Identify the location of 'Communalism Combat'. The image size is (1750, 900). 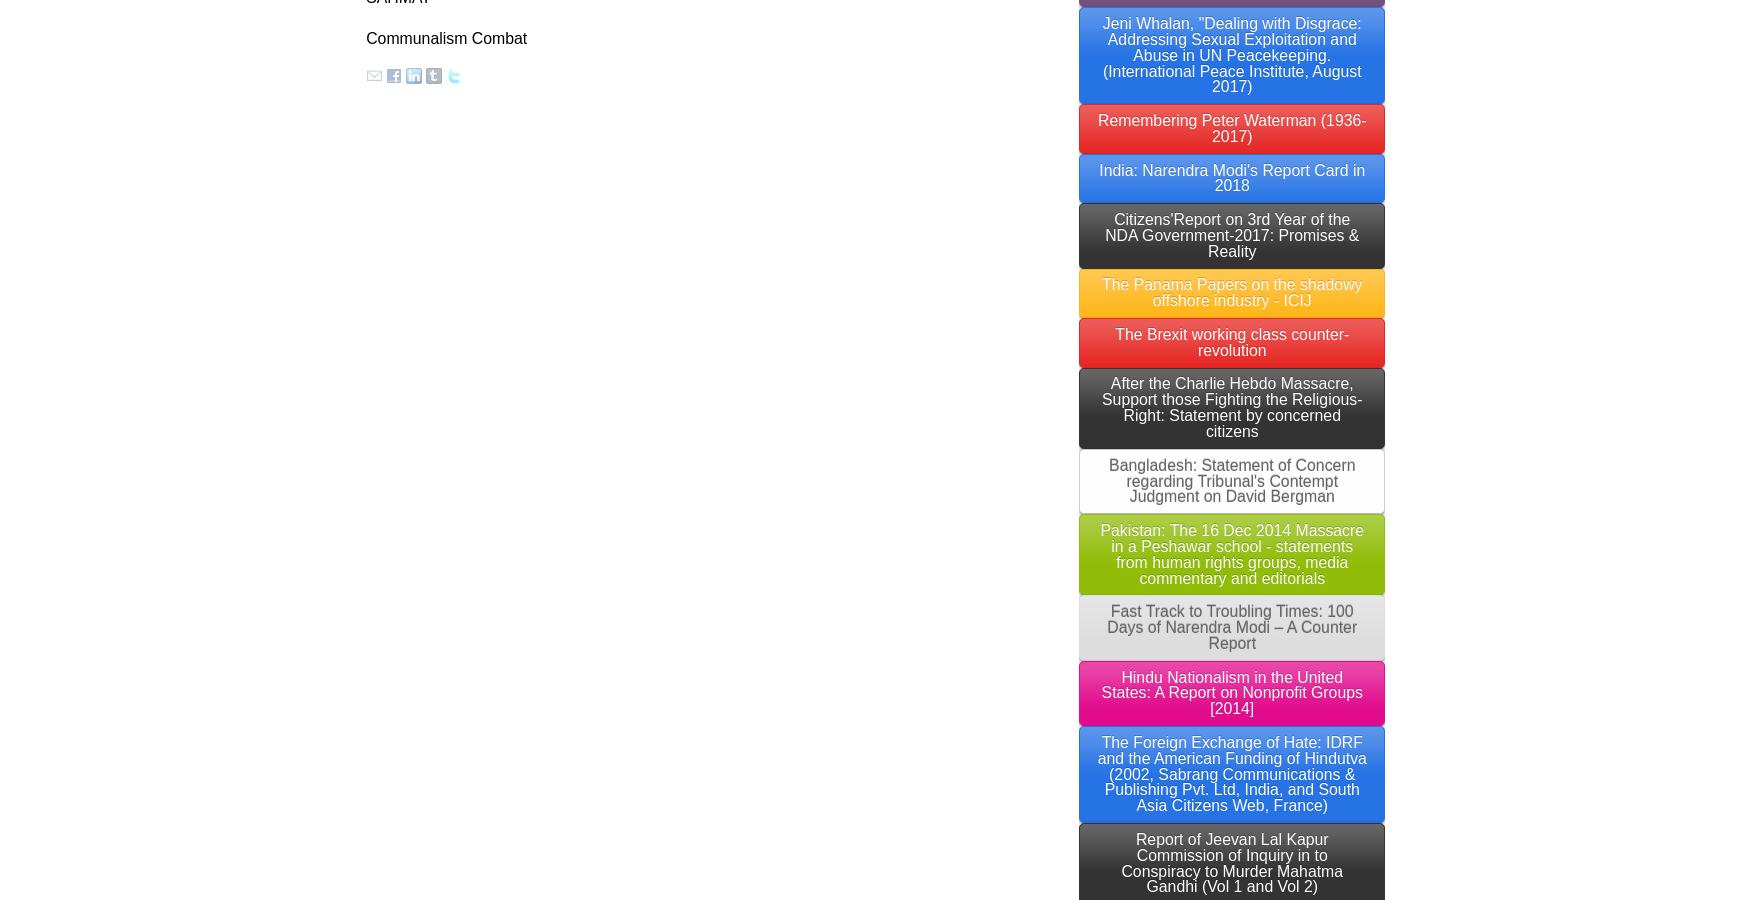
(446, 37).